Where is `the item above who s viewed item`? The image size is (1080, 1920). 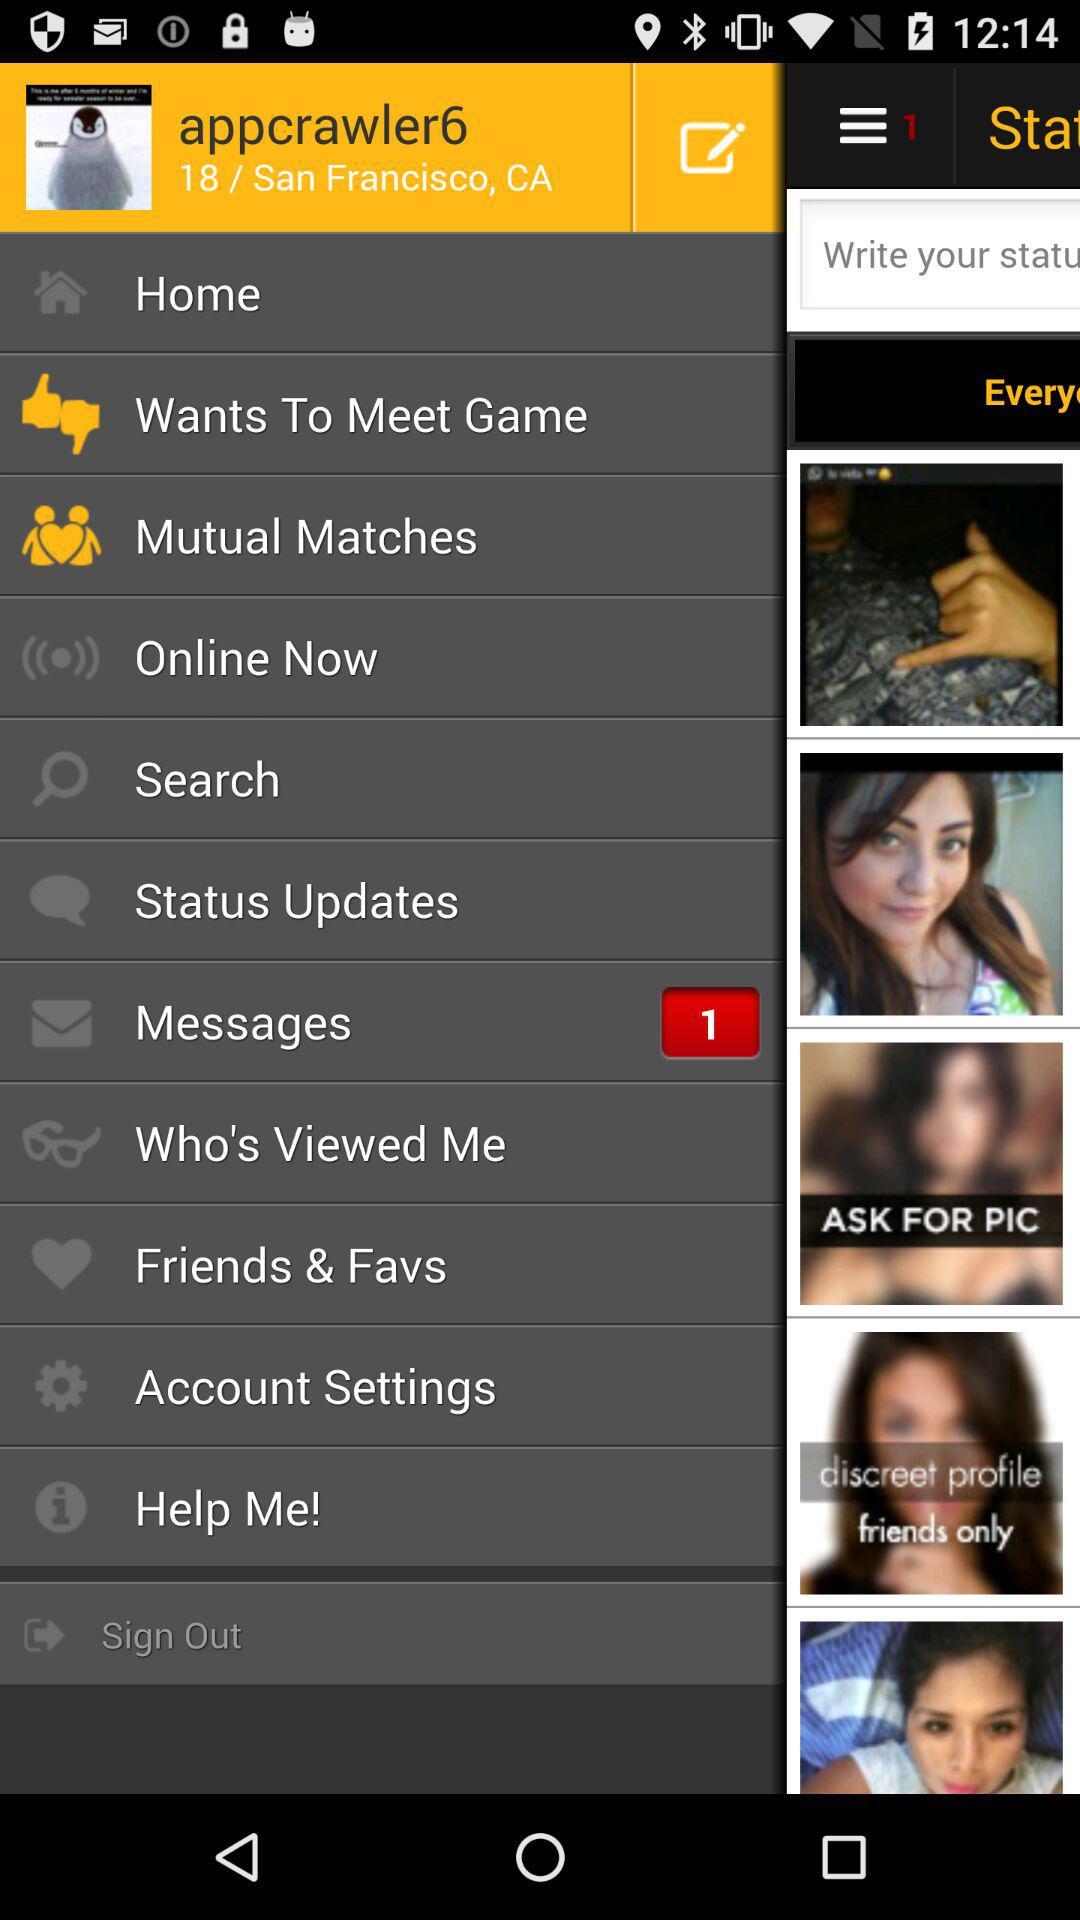
the item above who s viewed item is located at coordinates (393, 1021).